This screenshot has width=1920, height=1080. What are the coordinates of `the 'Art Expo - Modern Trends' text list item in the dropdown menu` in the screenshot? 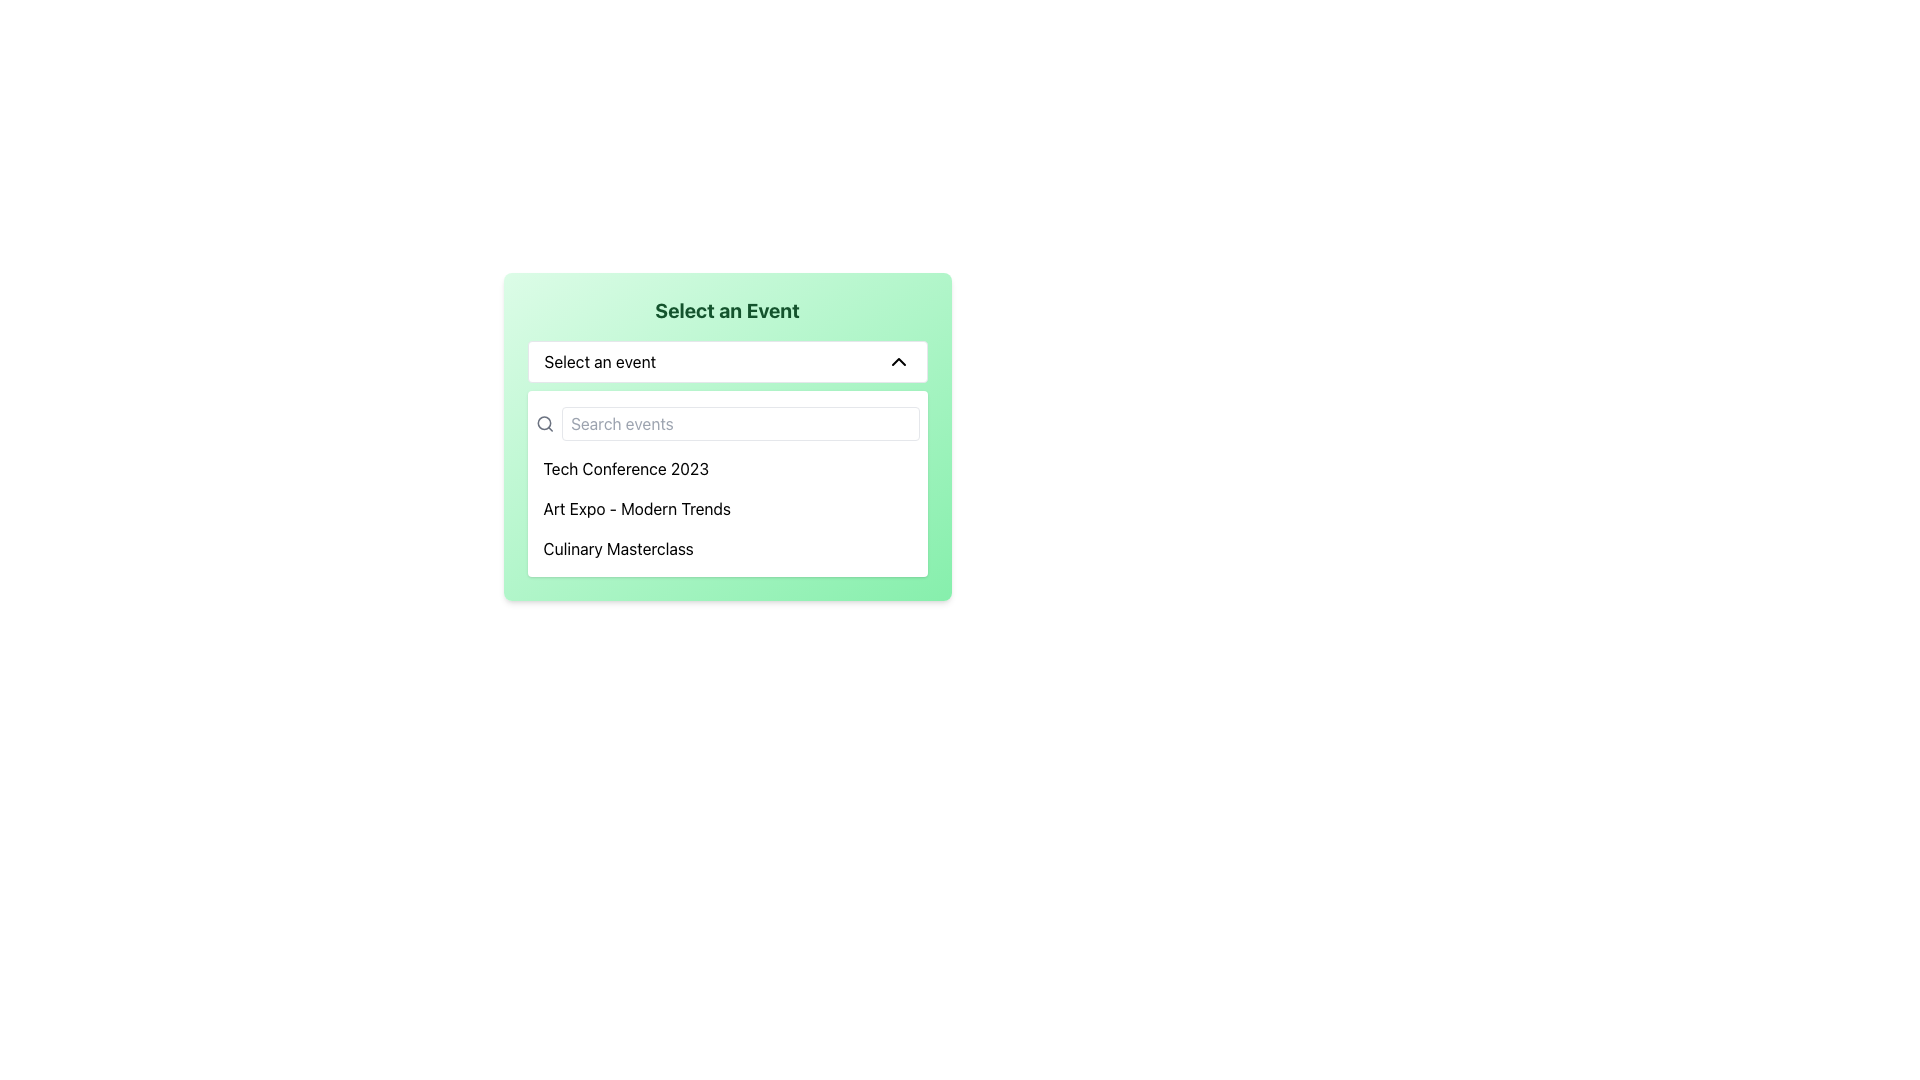 It's located at (726, 508).